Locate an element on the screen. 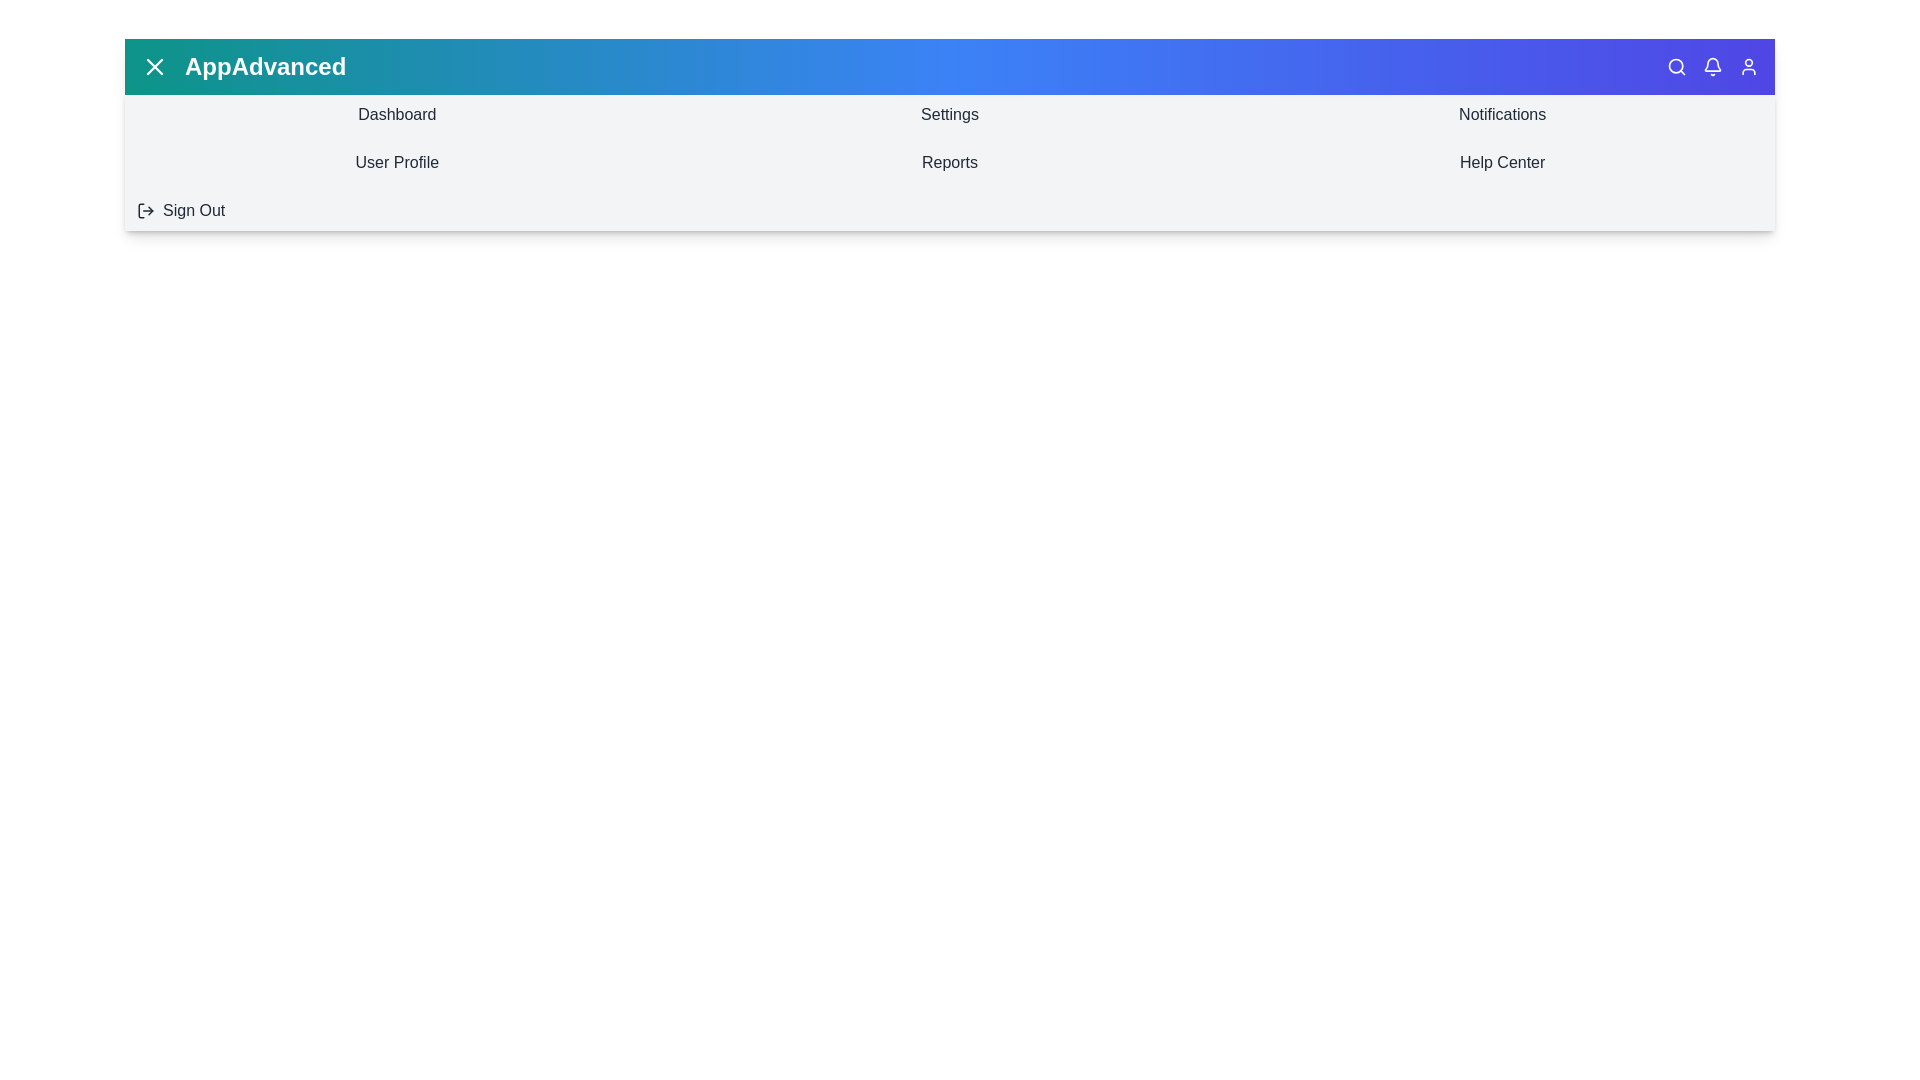  the menu item Help Center from the menu bar is located at coordinates (1502, 161).